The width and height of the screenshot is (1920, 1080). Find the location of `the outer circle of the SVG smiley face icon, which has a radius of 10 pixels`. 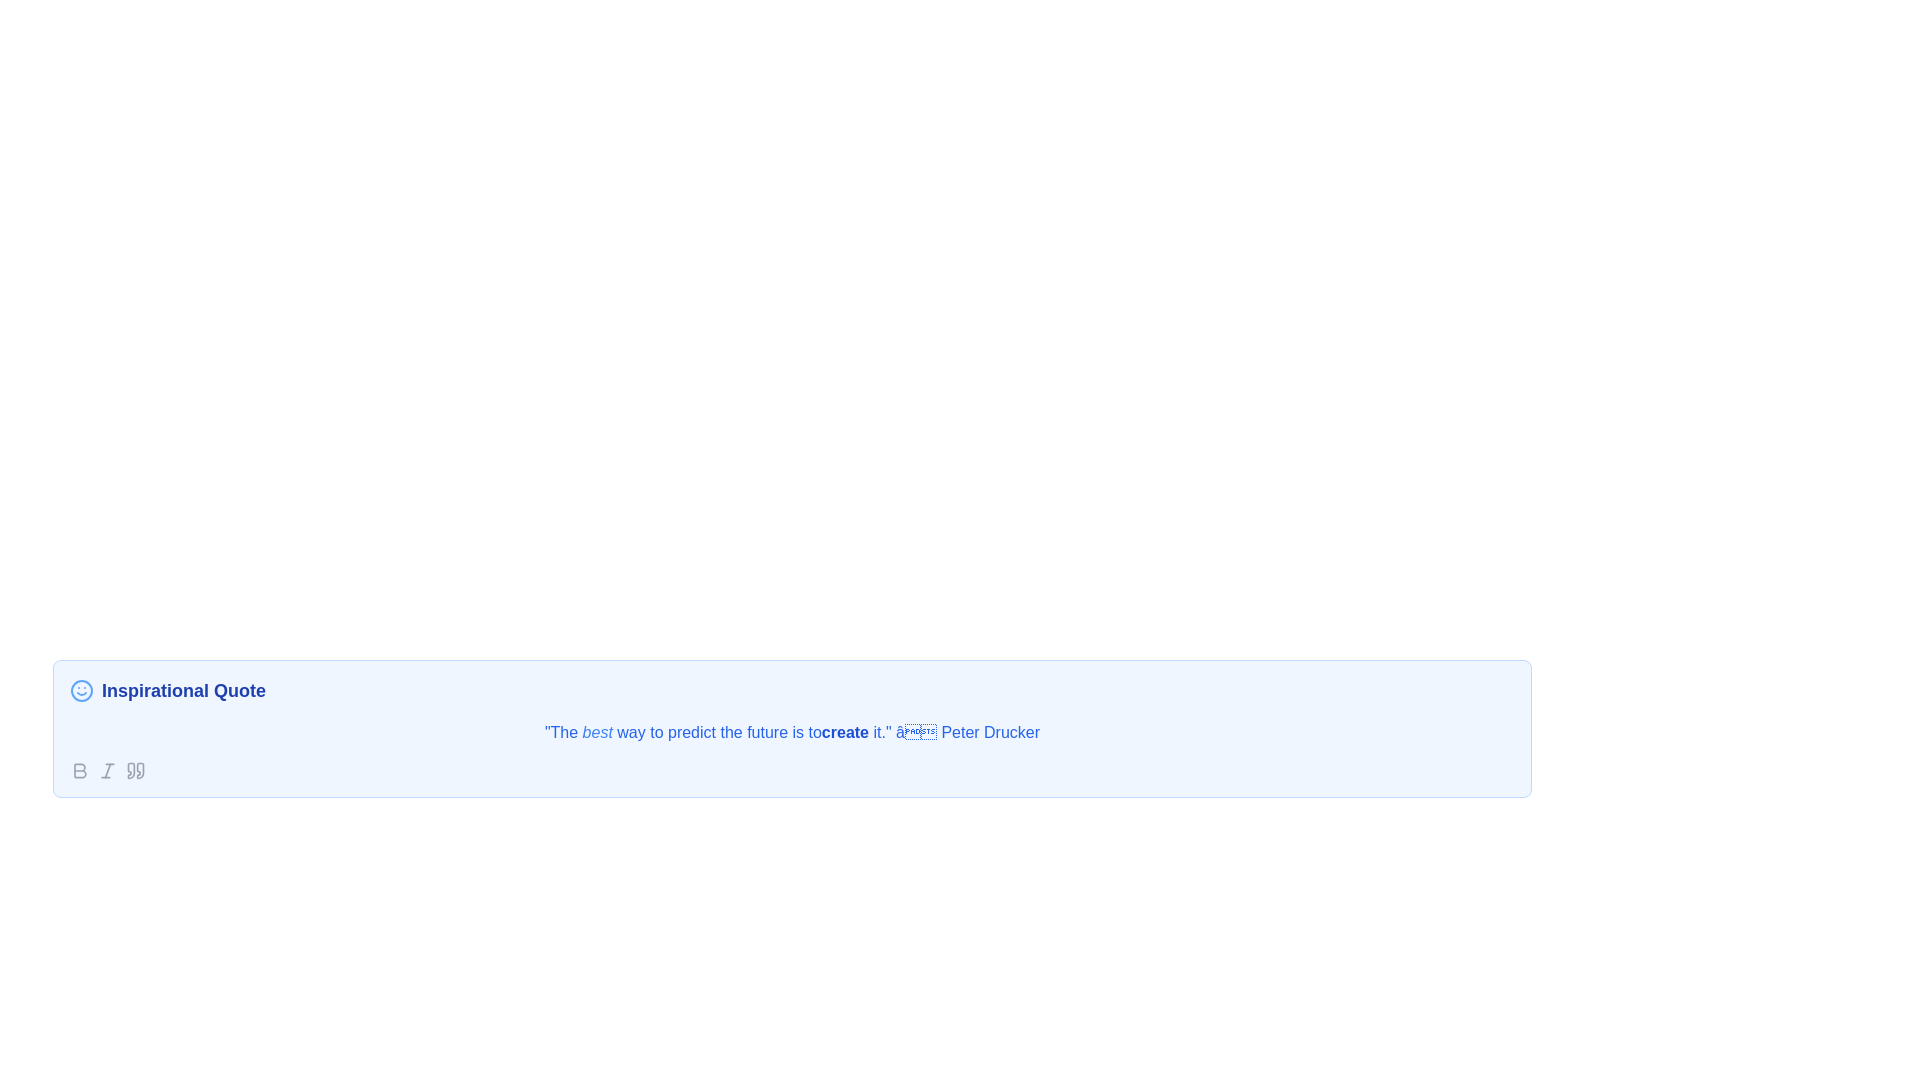

the outer circle of the SVG smiley face icon, which has a radius of 10 pixels is located at coordinates (80, 689).